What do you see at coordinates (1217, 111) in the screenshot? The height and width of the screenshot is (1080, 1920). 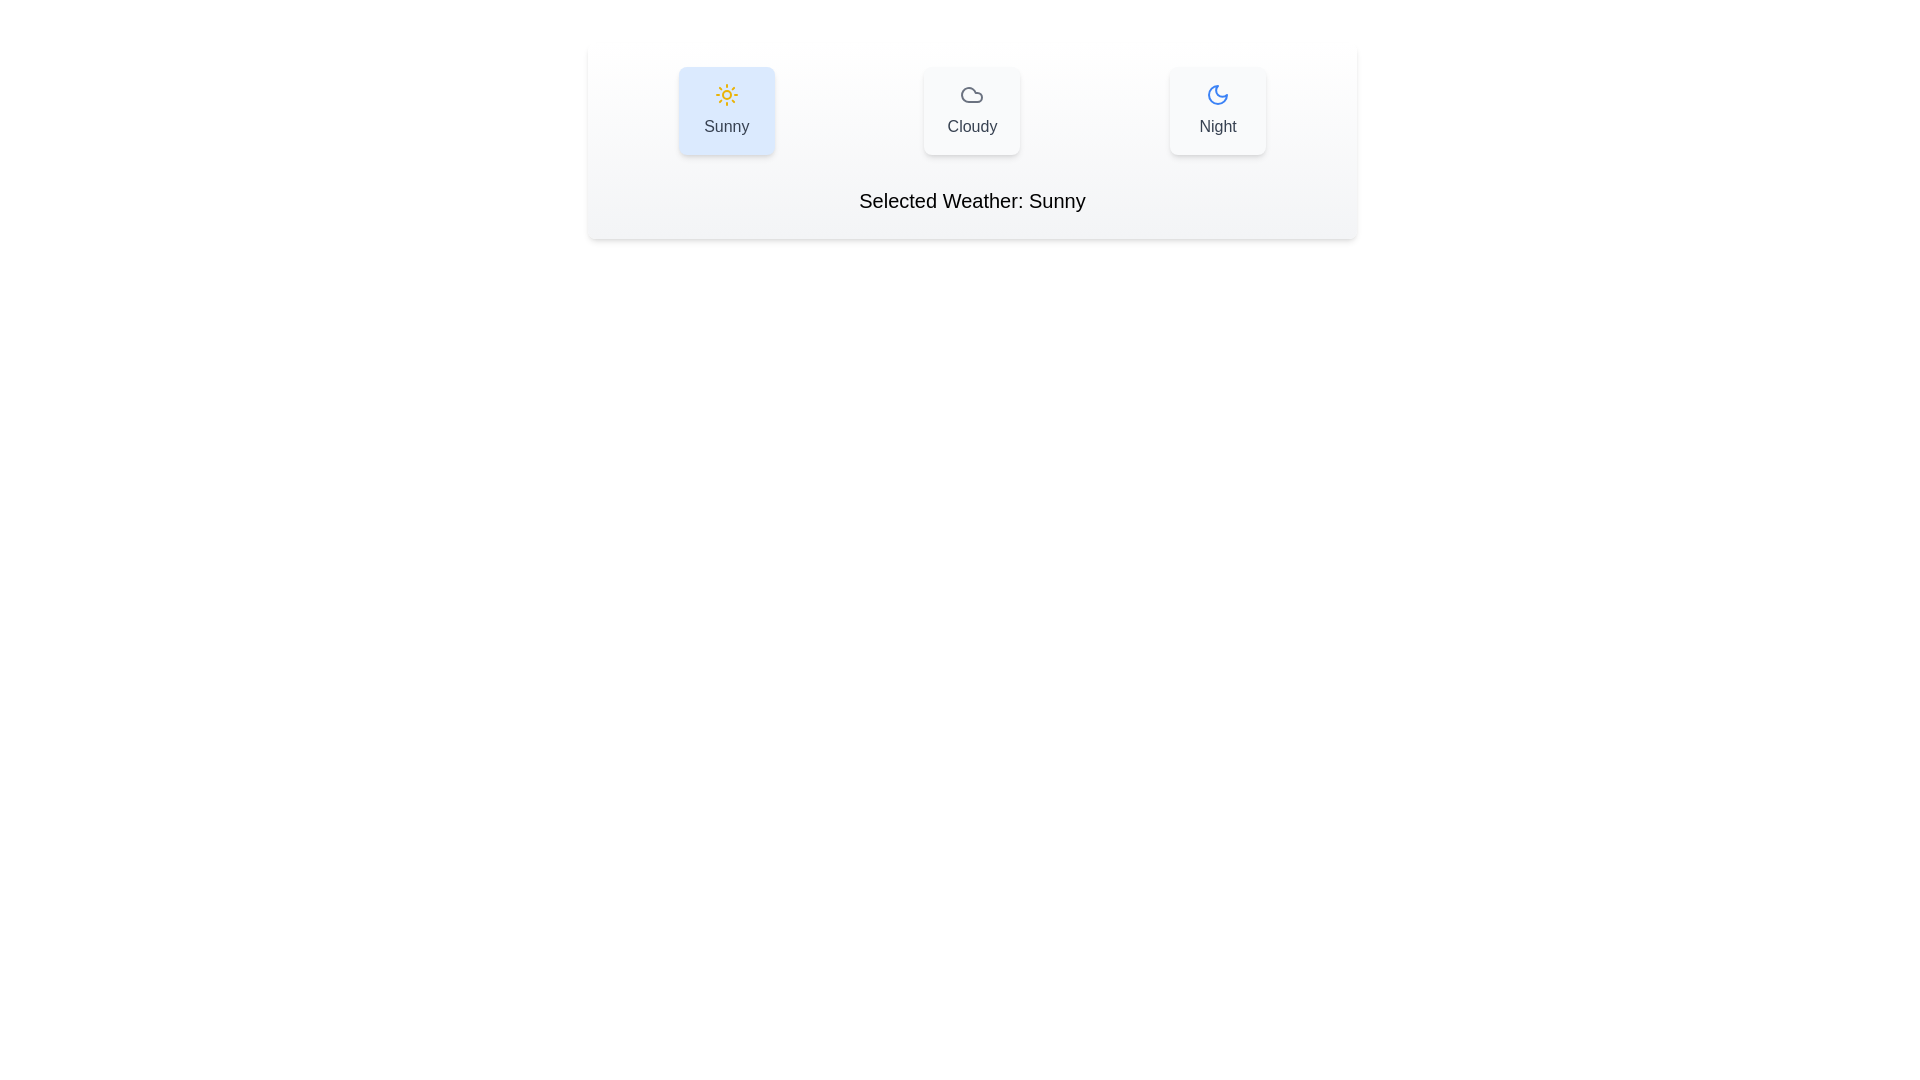 I see `the weather option Night by clicking on the corresponding button` at bounding box center [1217, 111].